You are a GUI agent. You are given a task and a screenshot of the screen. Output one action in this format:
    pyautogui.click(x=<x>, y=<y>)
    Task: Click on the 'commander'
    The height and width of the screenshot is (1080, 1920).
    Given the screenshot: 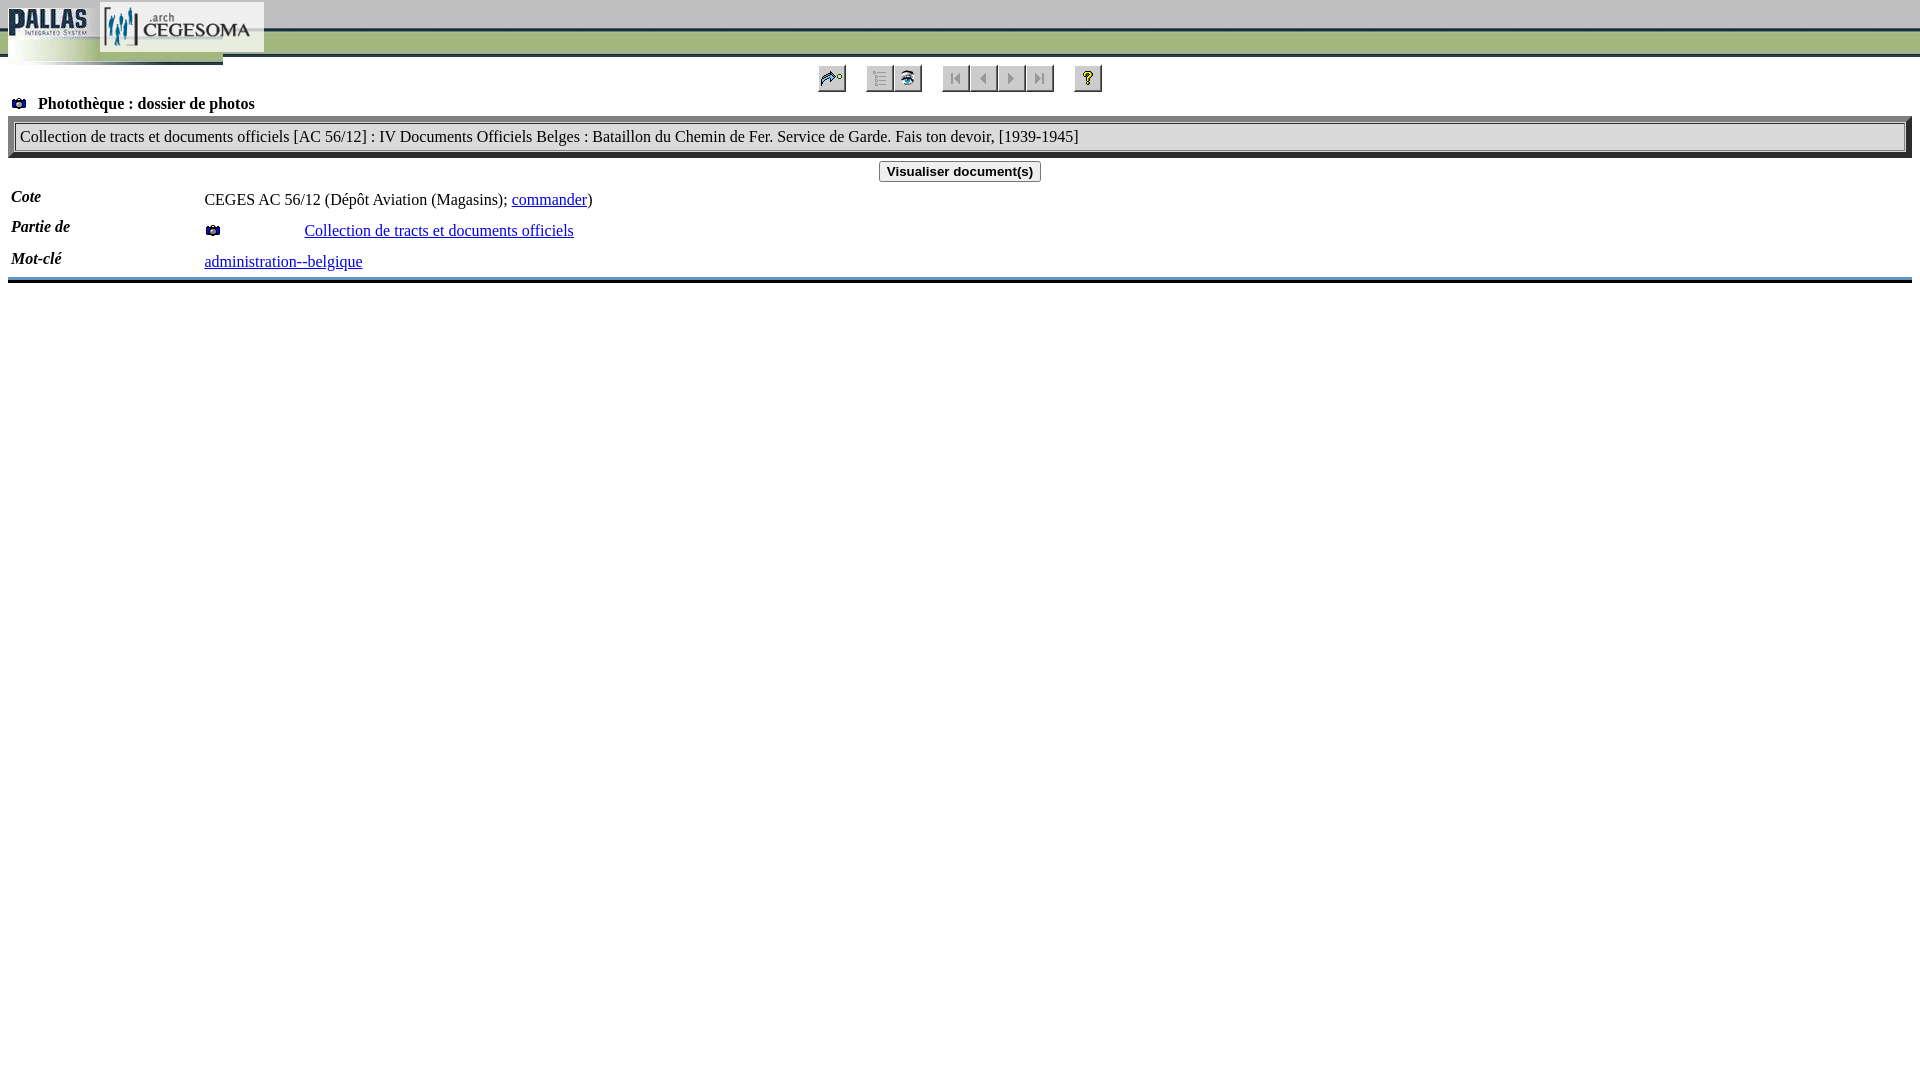 What is the action you would take?
    pyautogui.click(x=550, y=199)
    